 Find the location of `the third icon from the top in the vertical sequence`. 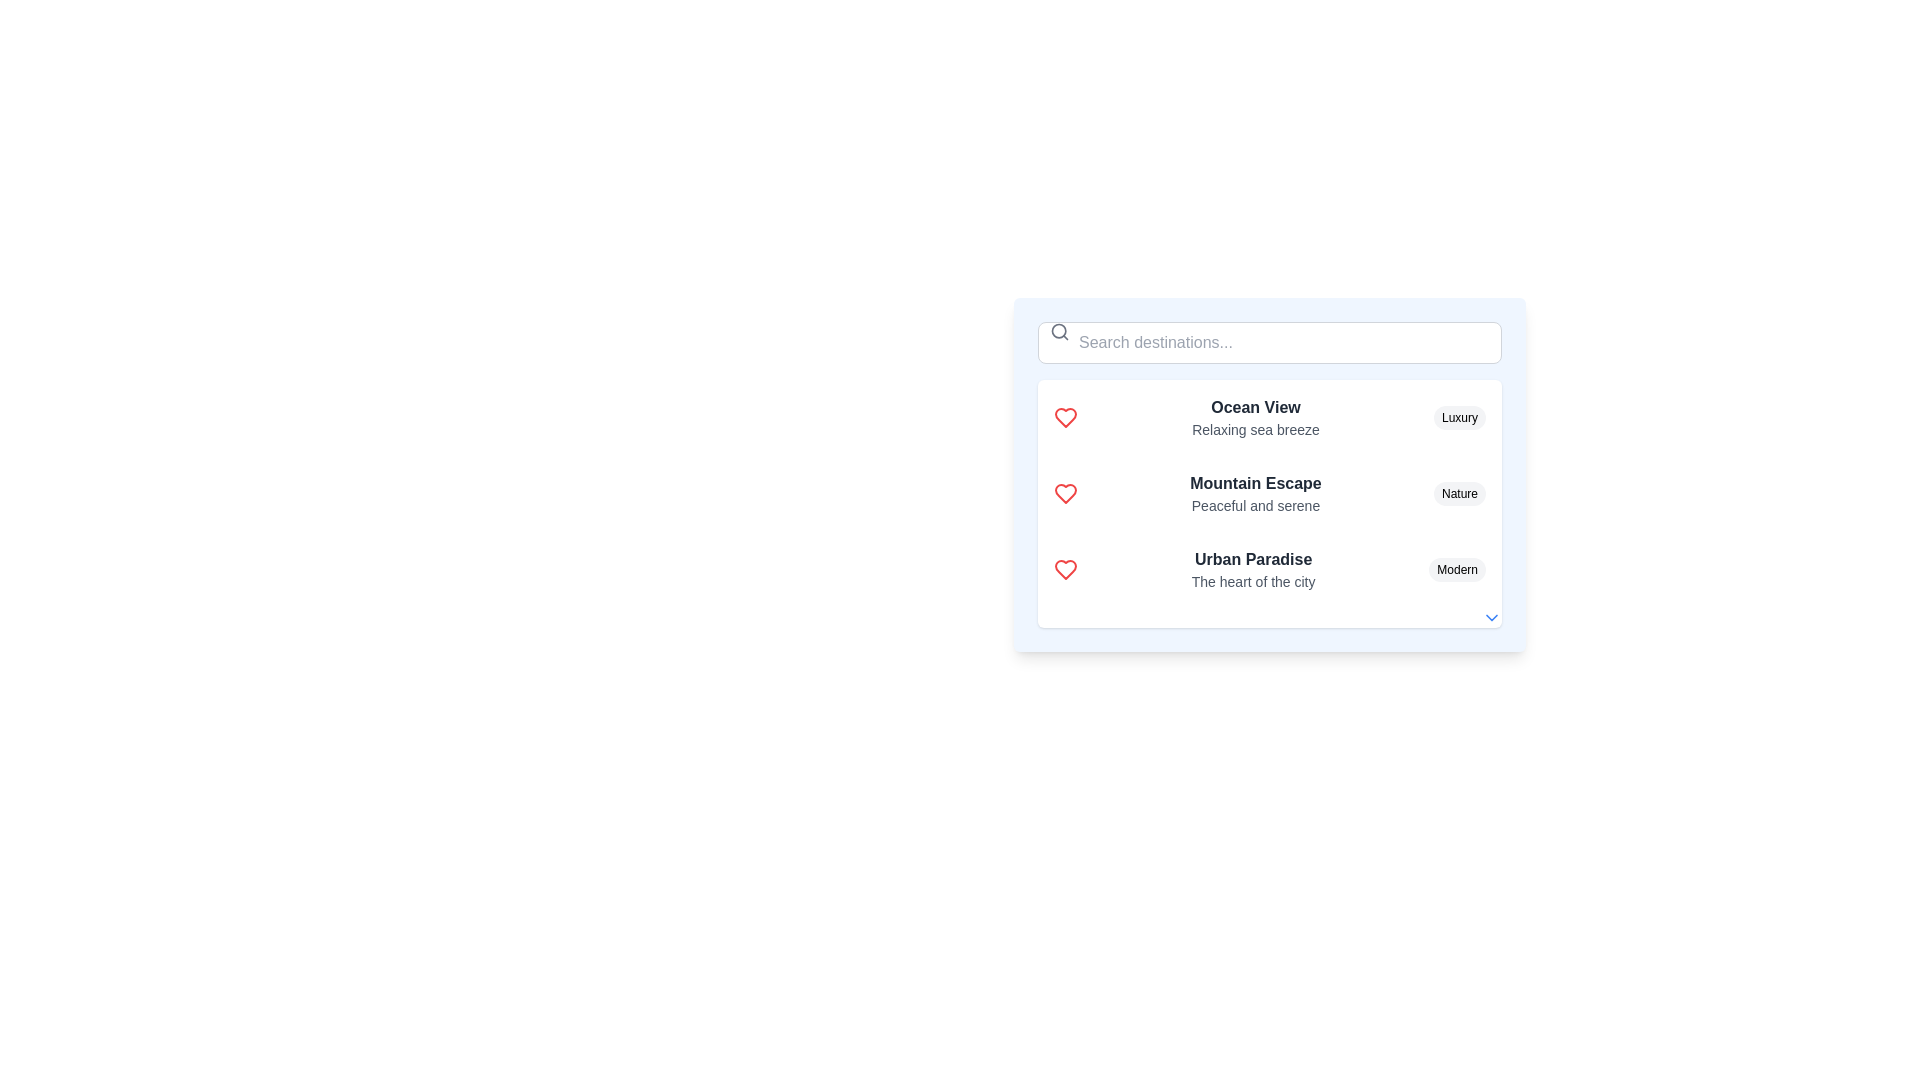

the third icon from the top in the vertical sequence is located at coordinates (1064, 570).